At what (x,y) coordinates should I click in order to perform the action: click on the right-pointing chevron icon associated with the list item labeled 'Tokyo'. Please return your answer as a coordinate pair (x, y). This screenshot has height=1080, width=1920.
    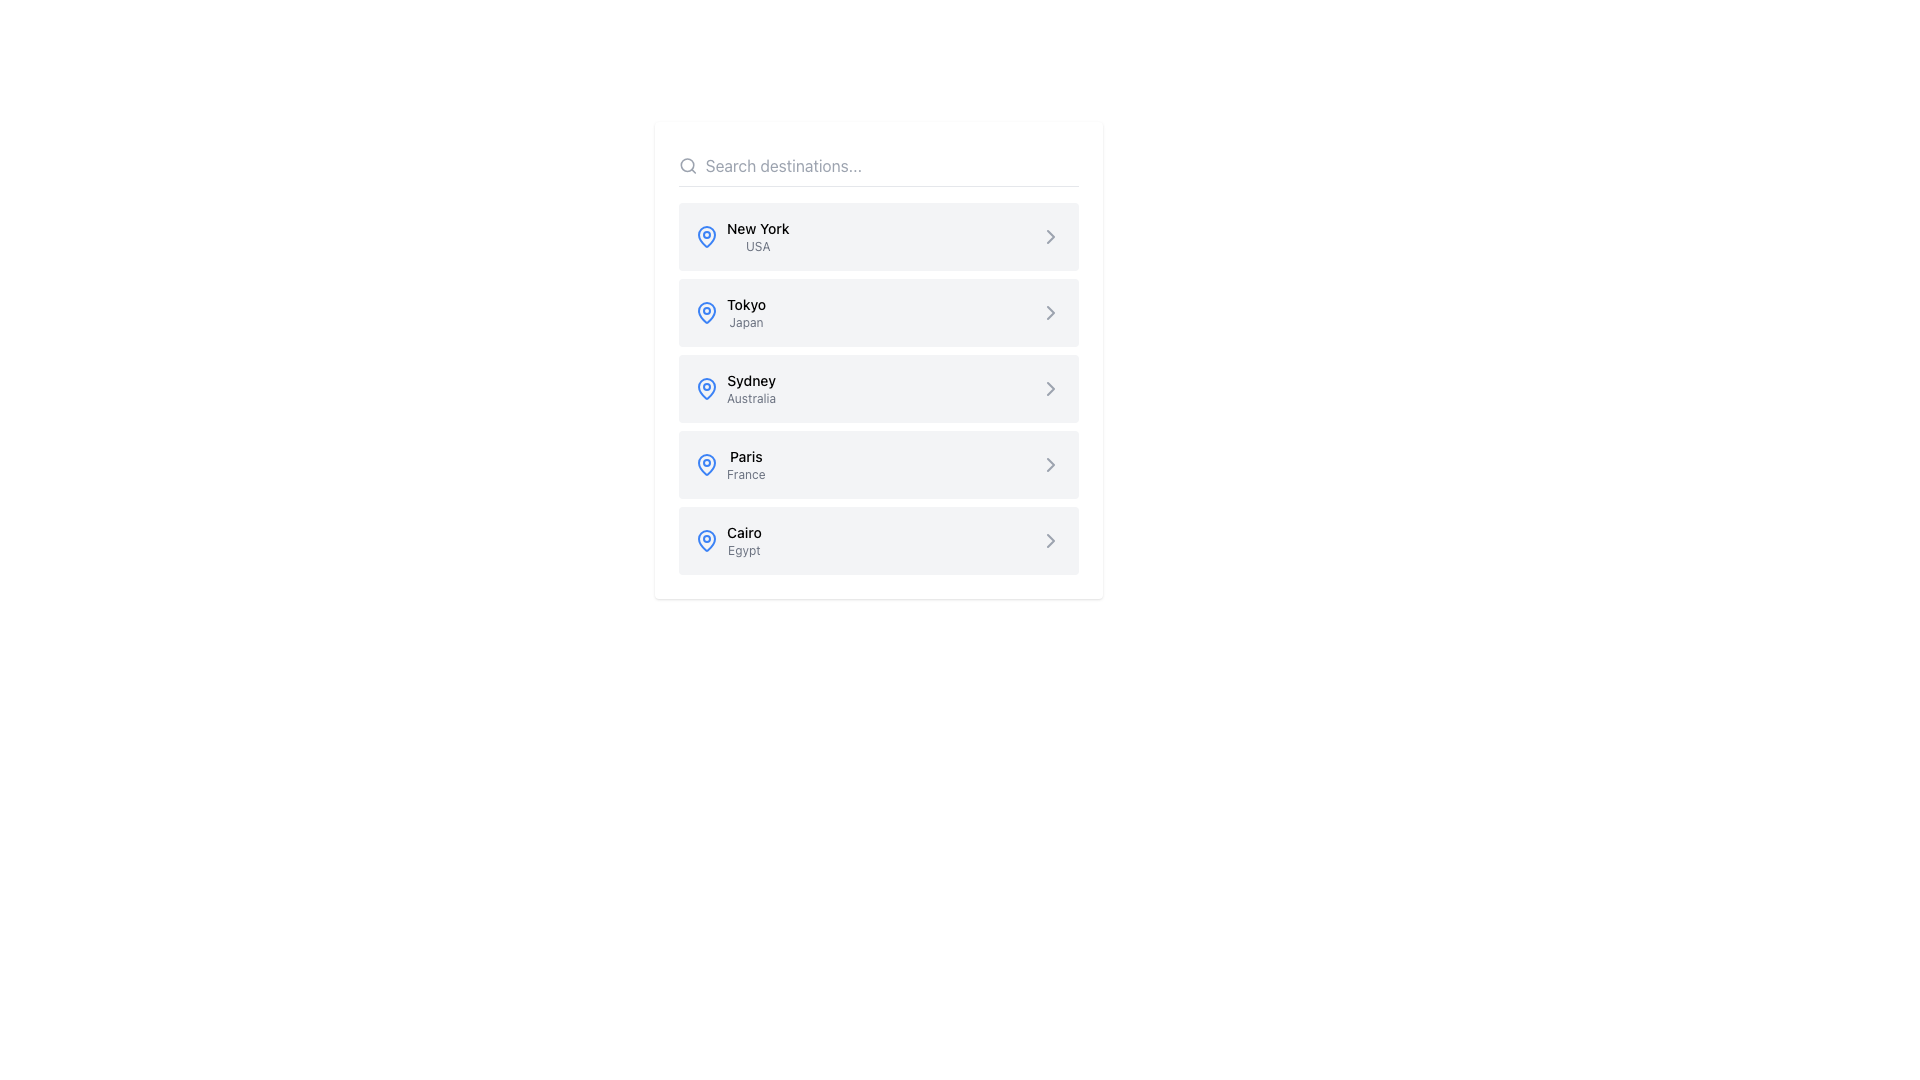
    Looking at the image, I should click on (1050, 312).